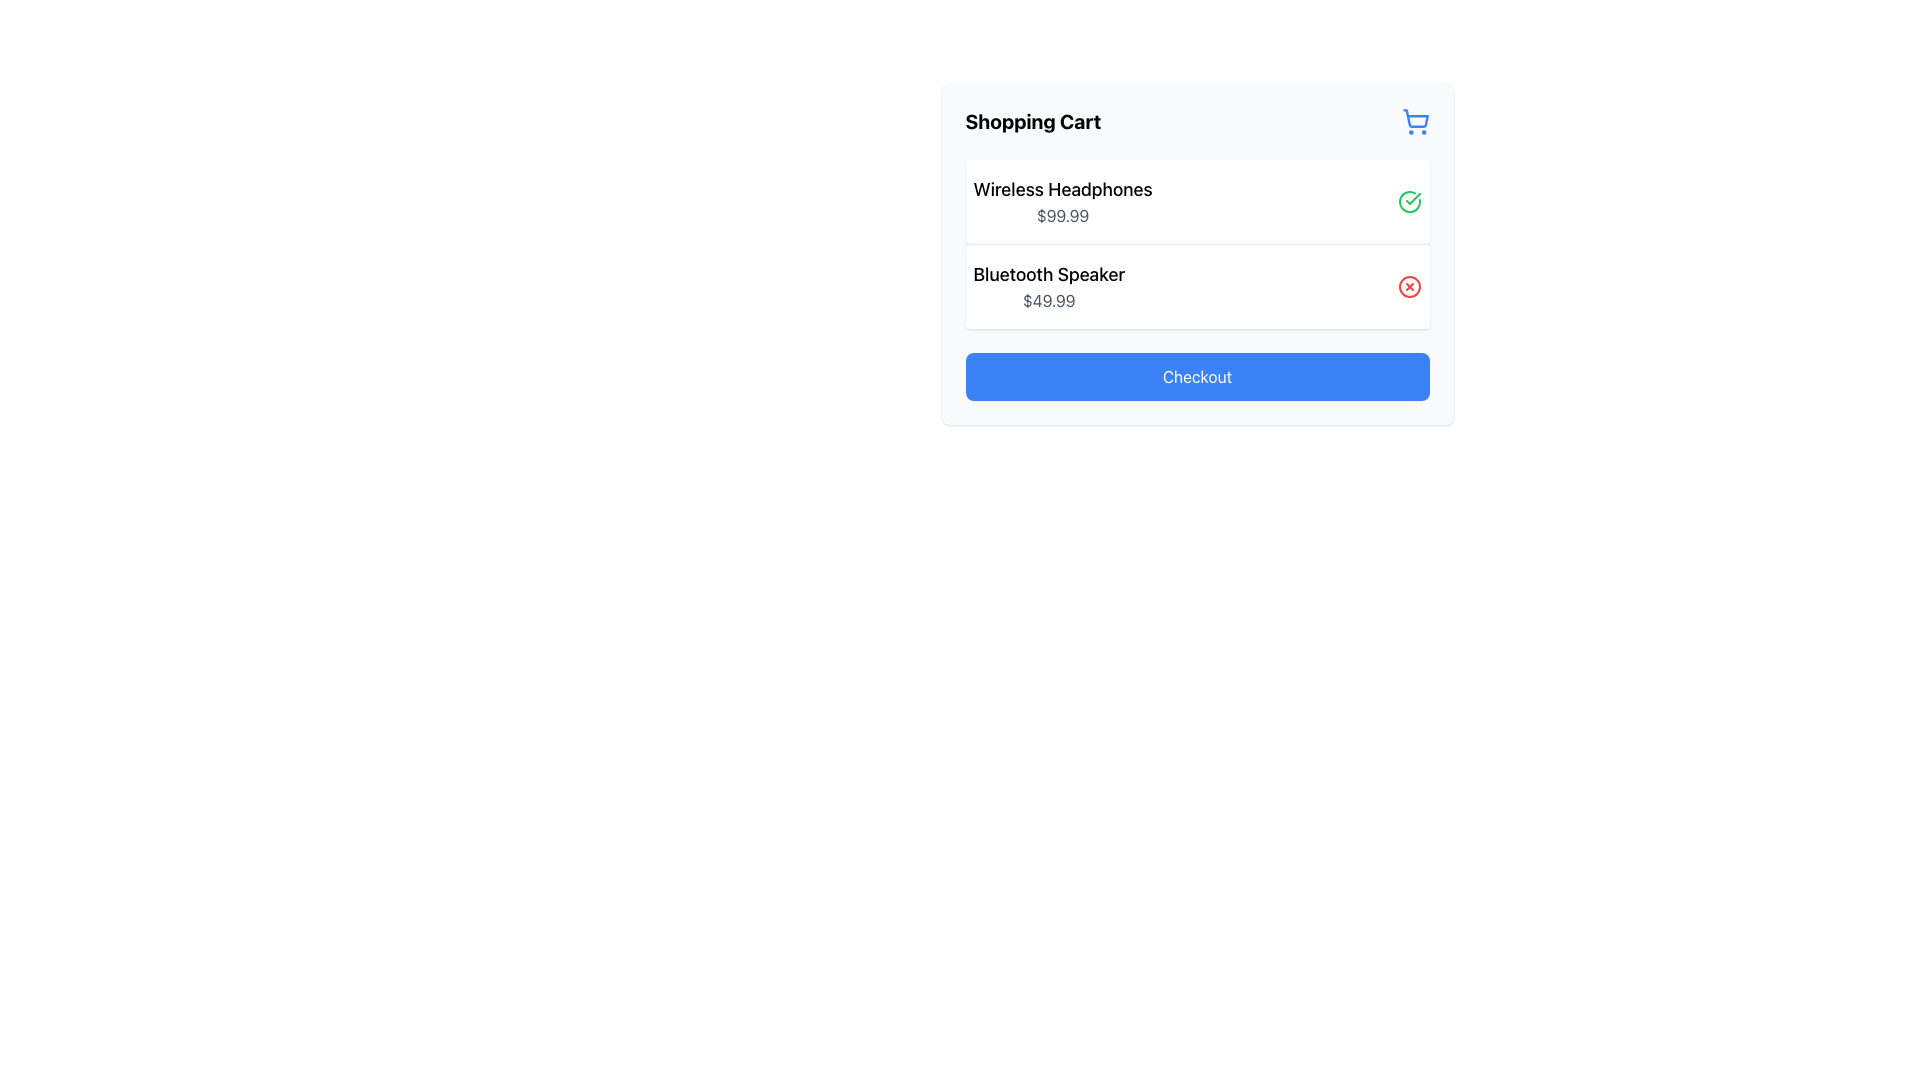 The image size is (1920, 1080). Describe the element at coordinates (1048, 274) in the screenshot. I see `the text label displaying 'Bluetooth Speaker' that is bold and larger, aligned left in the shopping cart interface, positioned directly above the price tag '$49.99'` at that location.